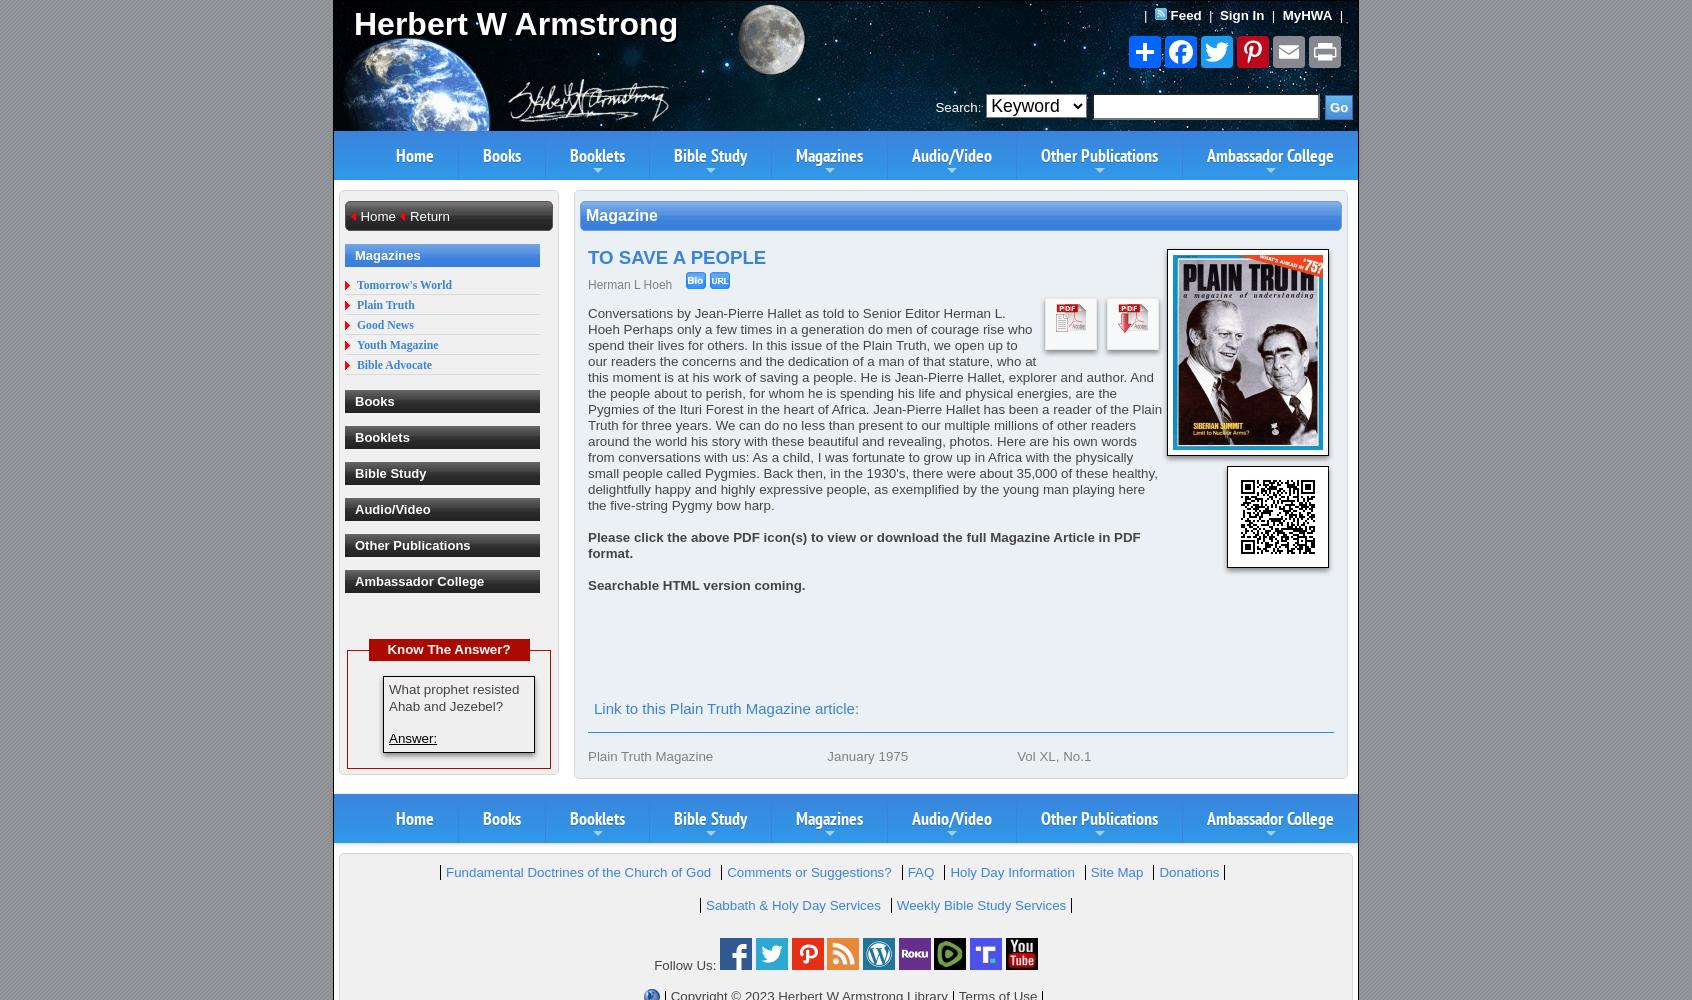  I want to click on 'Herman L Hoeh', so click(586, 285).